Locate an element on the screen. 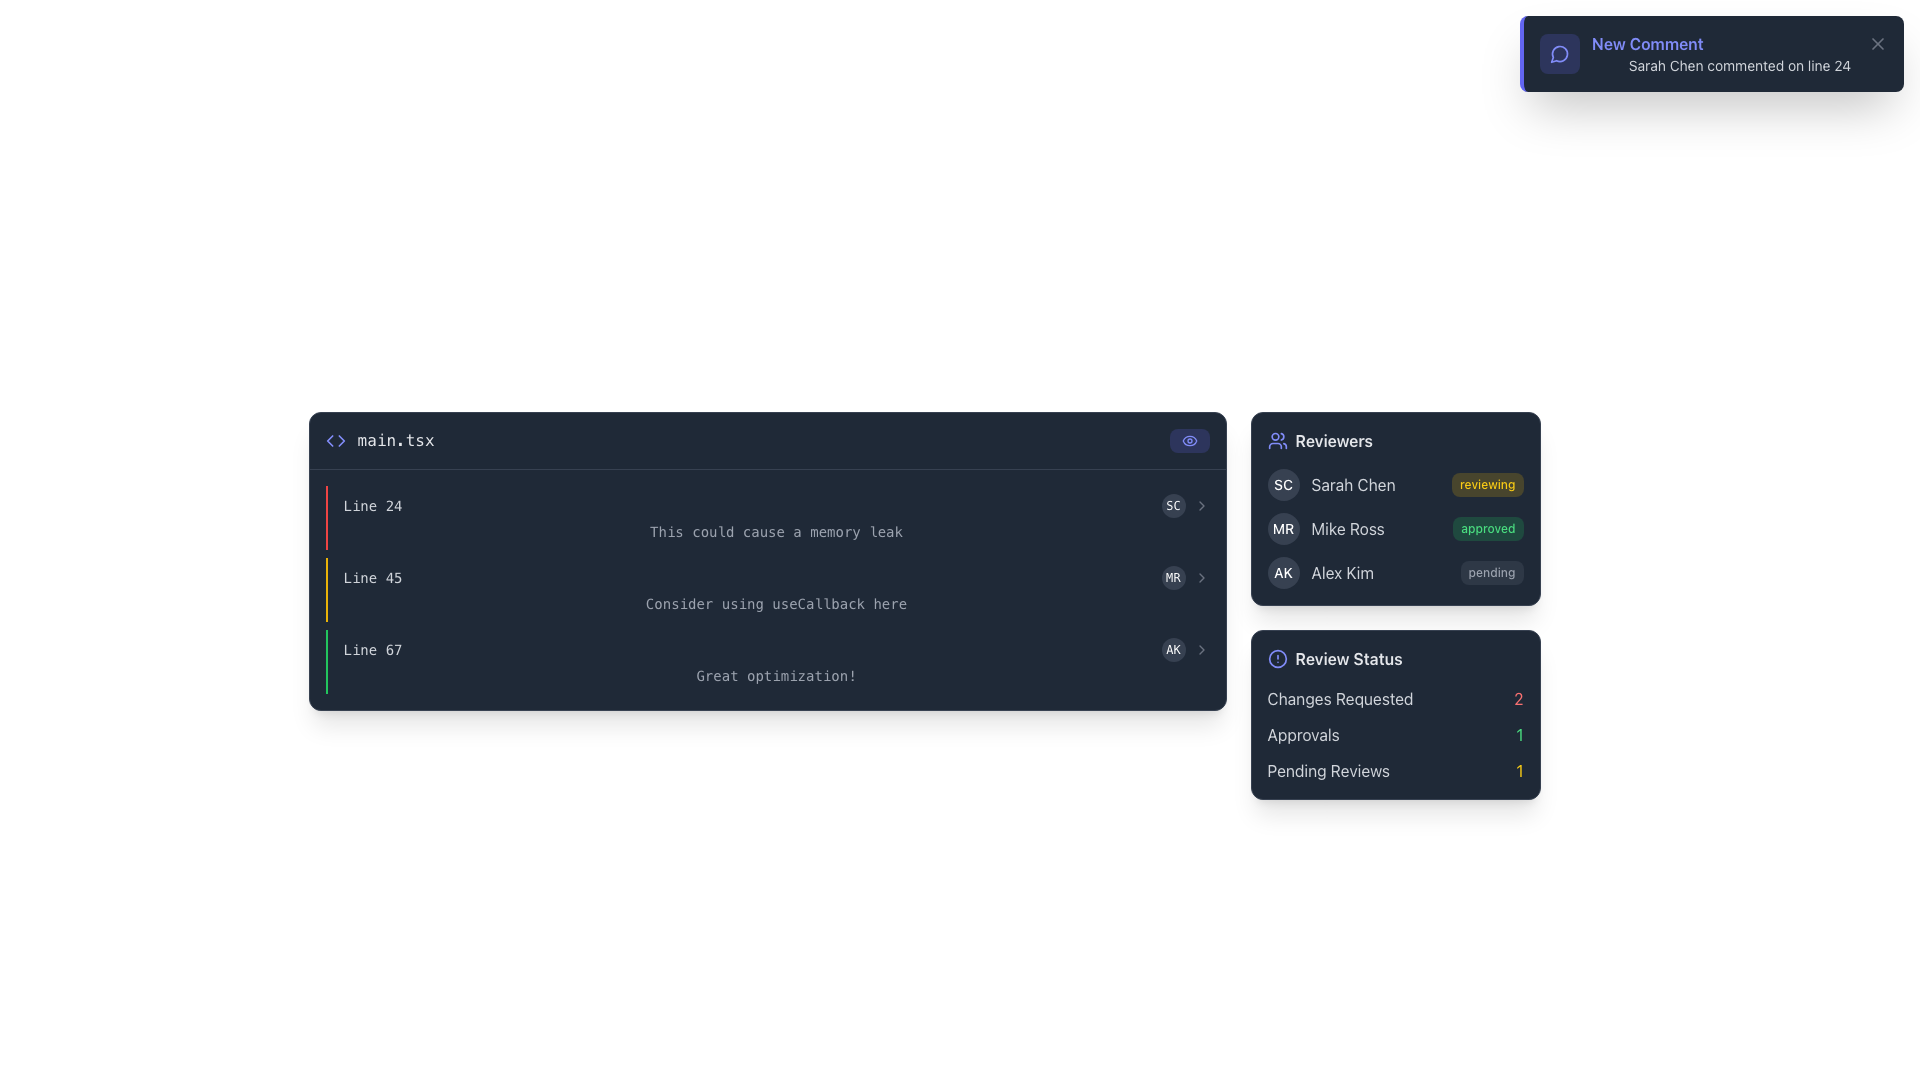  the text label reading 'Line 45' is located at coordinates (373, 578).